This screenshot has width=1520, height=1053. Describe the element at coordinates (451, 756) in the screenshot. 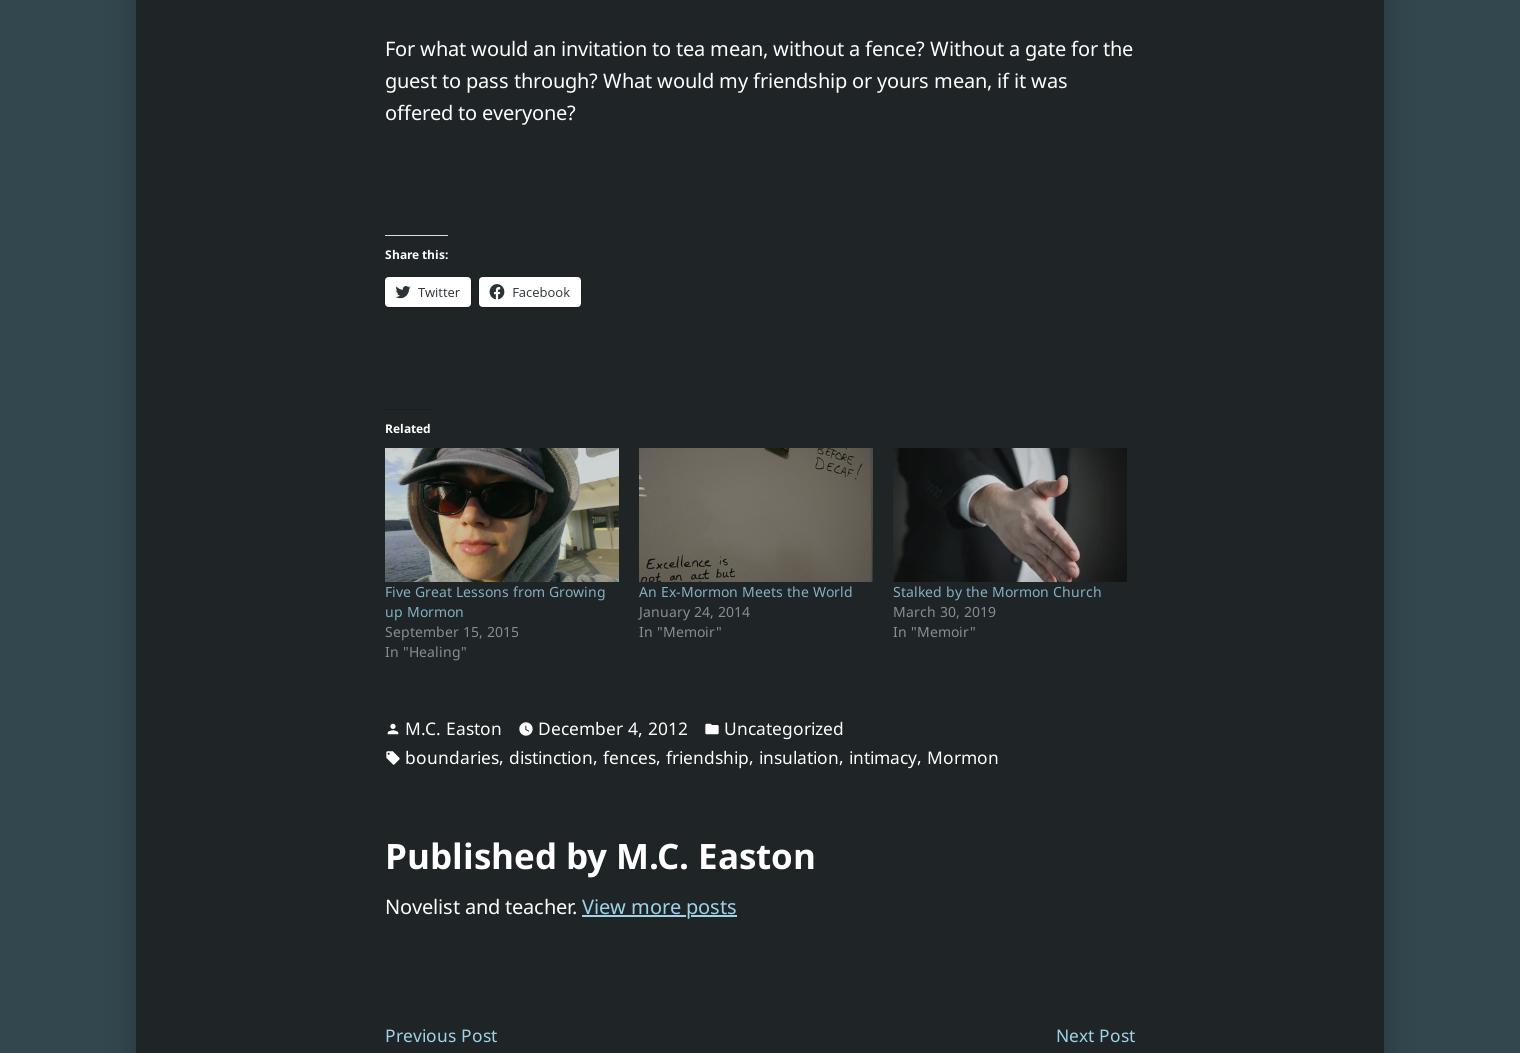

I see `'boundaries'` at that location.